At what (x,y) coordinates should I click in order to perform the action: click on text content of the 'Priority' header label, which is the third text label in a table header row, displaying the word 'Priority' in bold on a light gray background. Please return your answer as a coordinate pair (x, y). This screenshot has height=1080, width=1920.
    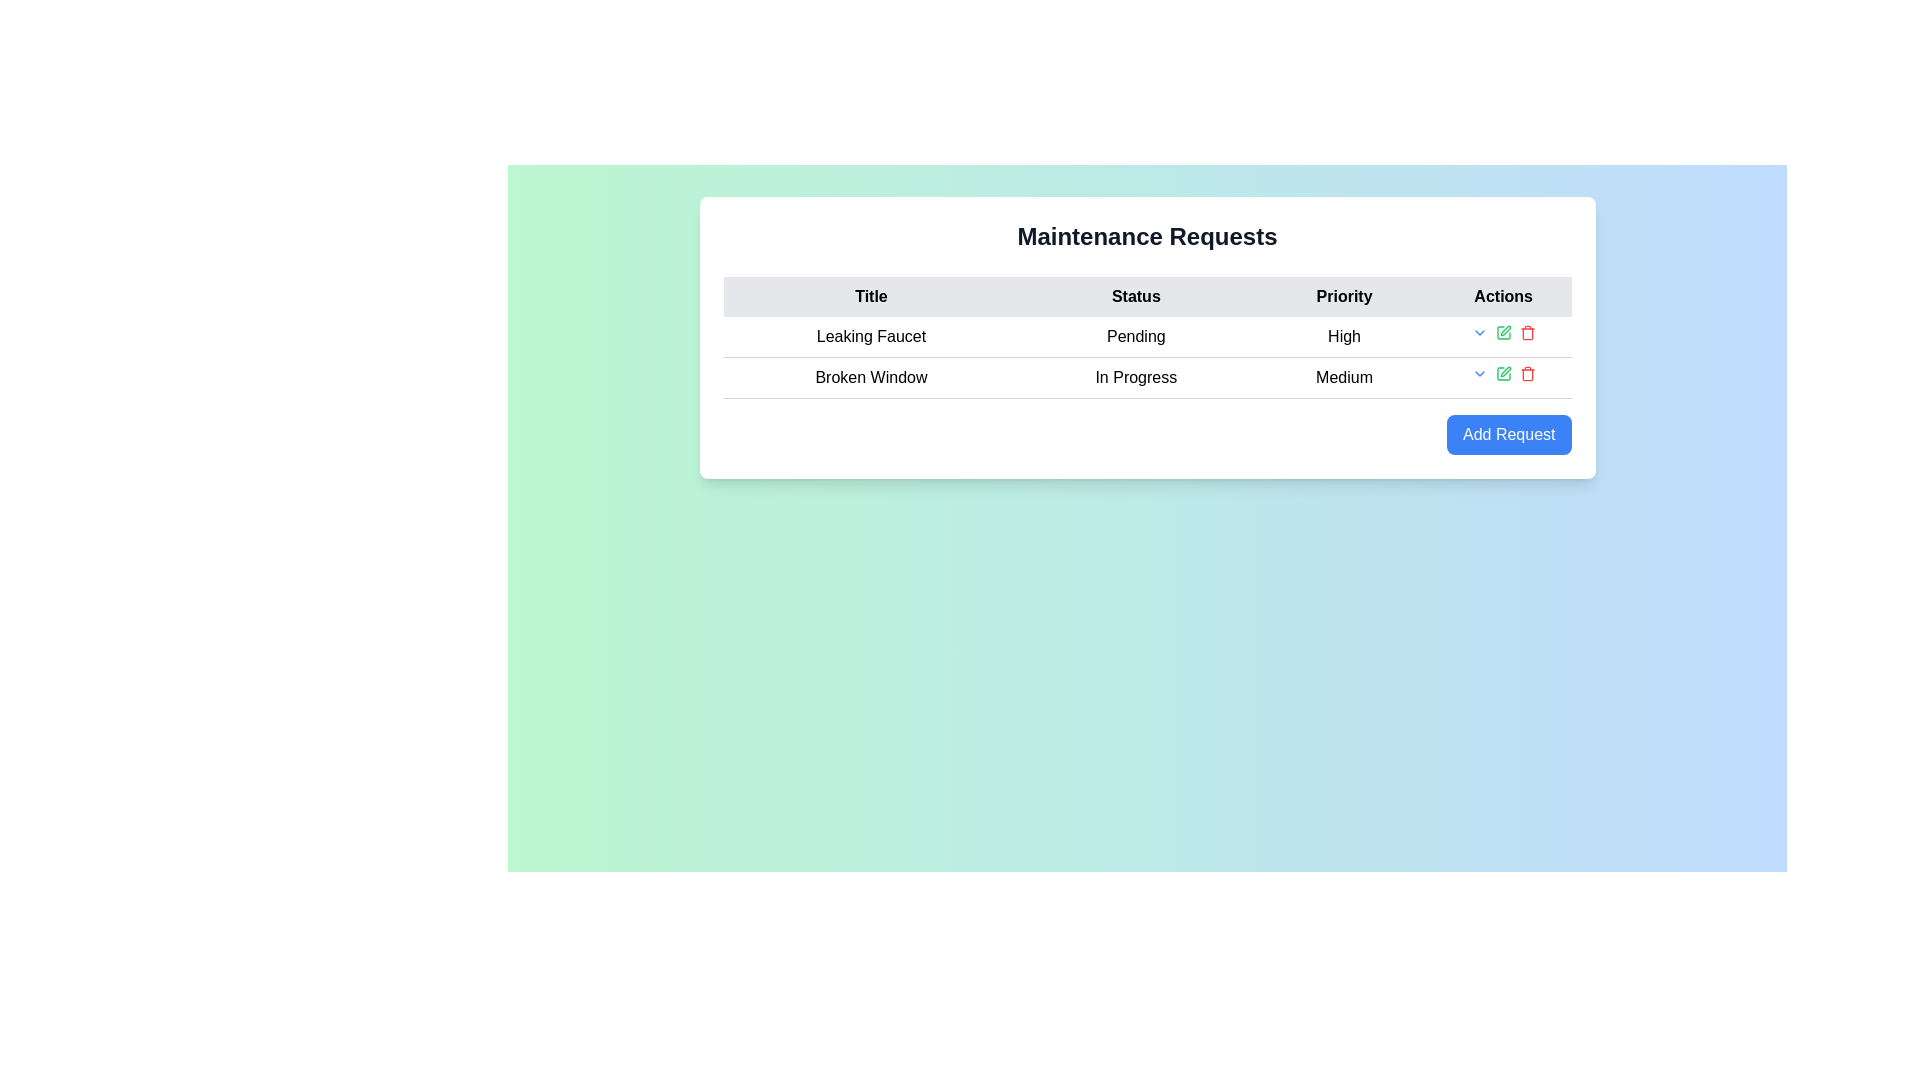
    Looking at the image, I should click on (1344, 297).